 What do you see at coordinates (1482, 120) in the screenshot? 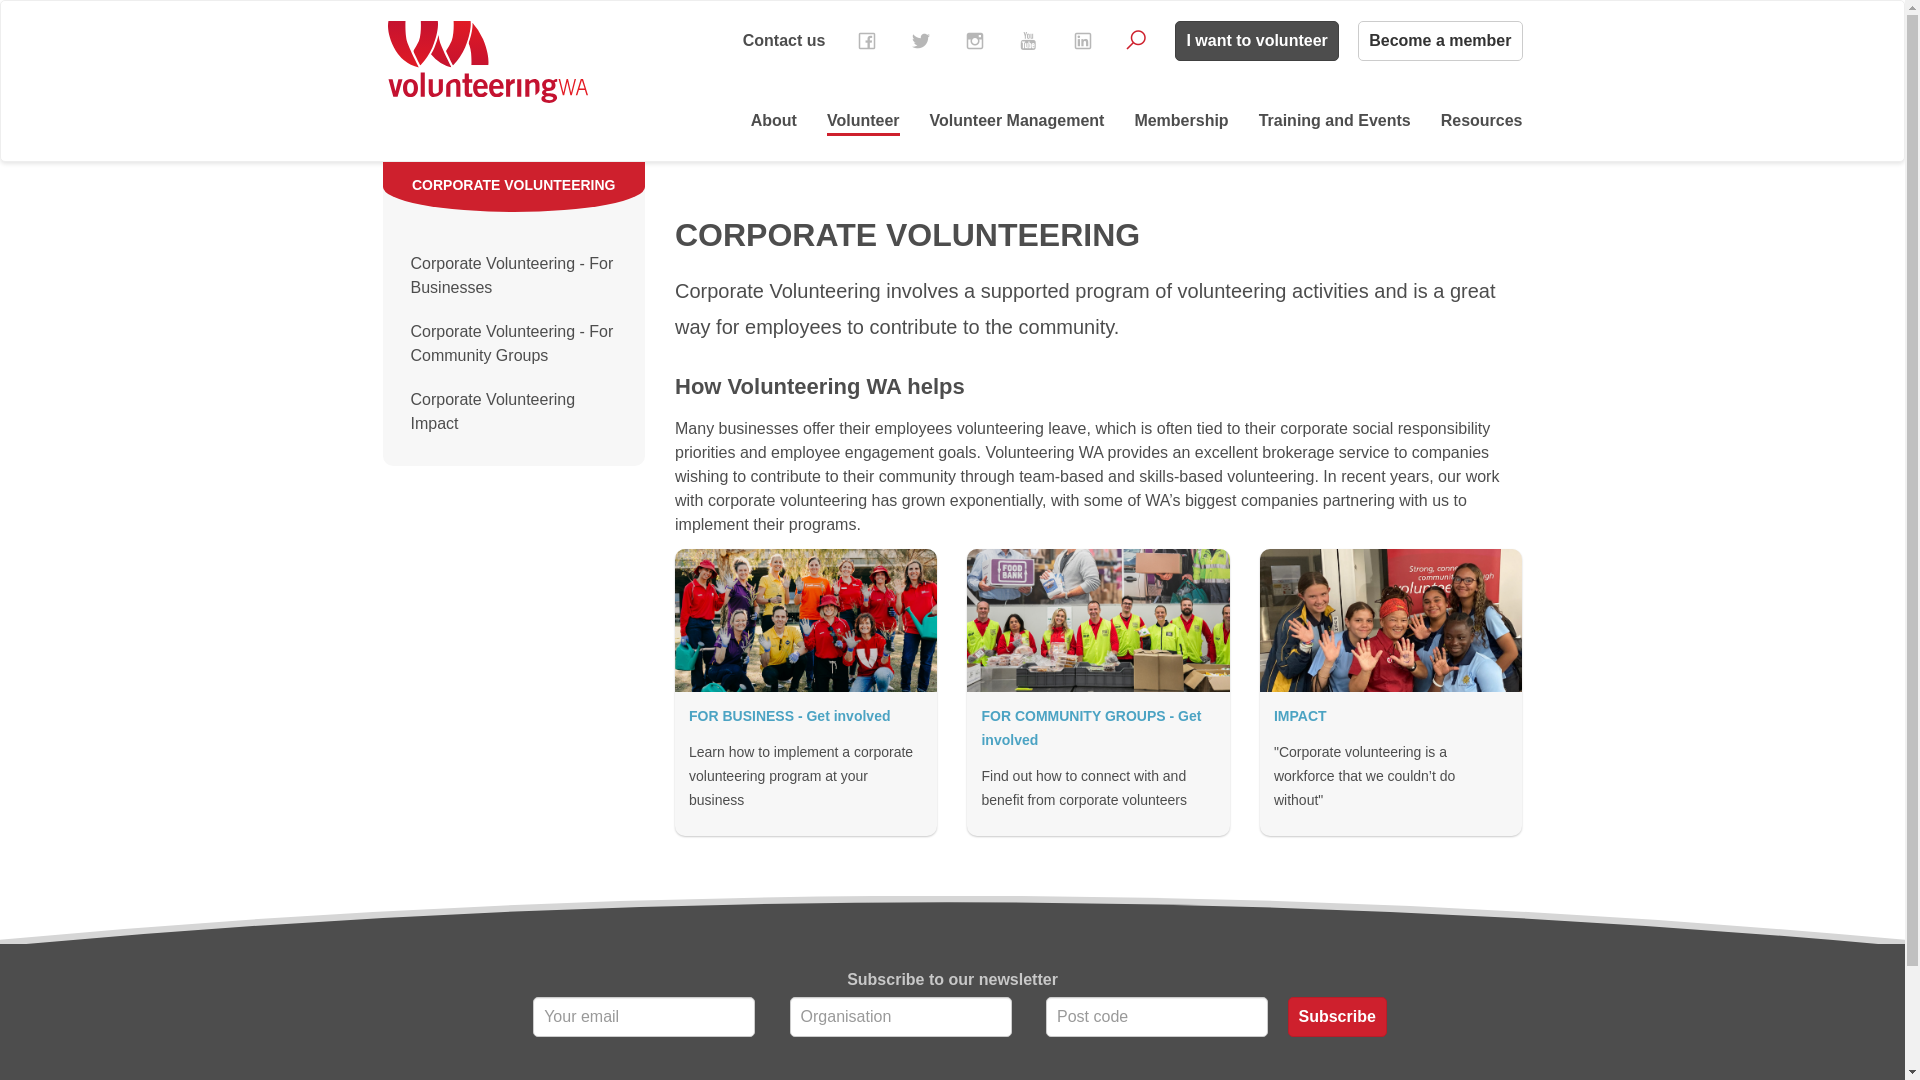
I see `'Resources'` at bounding box center [1482, 120].